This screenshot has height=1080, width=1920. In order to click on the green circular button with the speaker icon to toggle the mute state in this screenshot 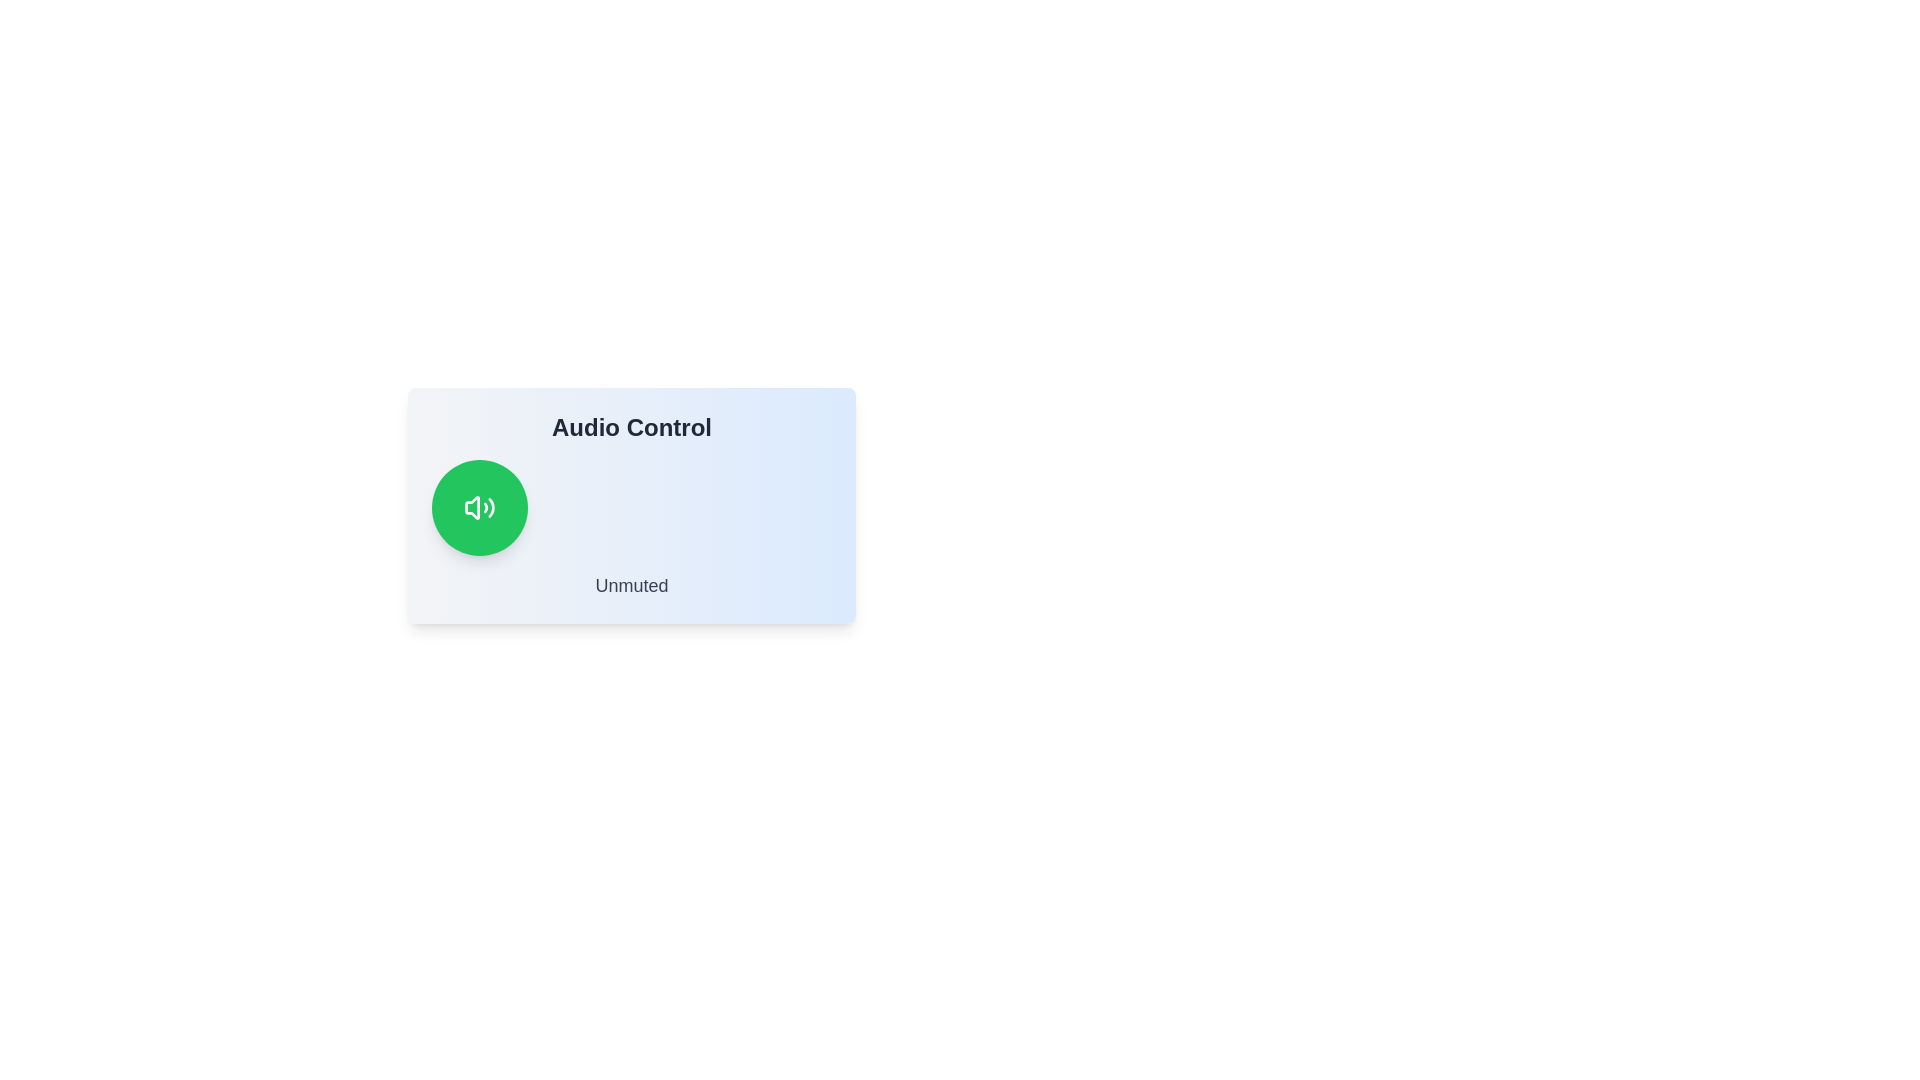, I will do `click(480, 507)`.